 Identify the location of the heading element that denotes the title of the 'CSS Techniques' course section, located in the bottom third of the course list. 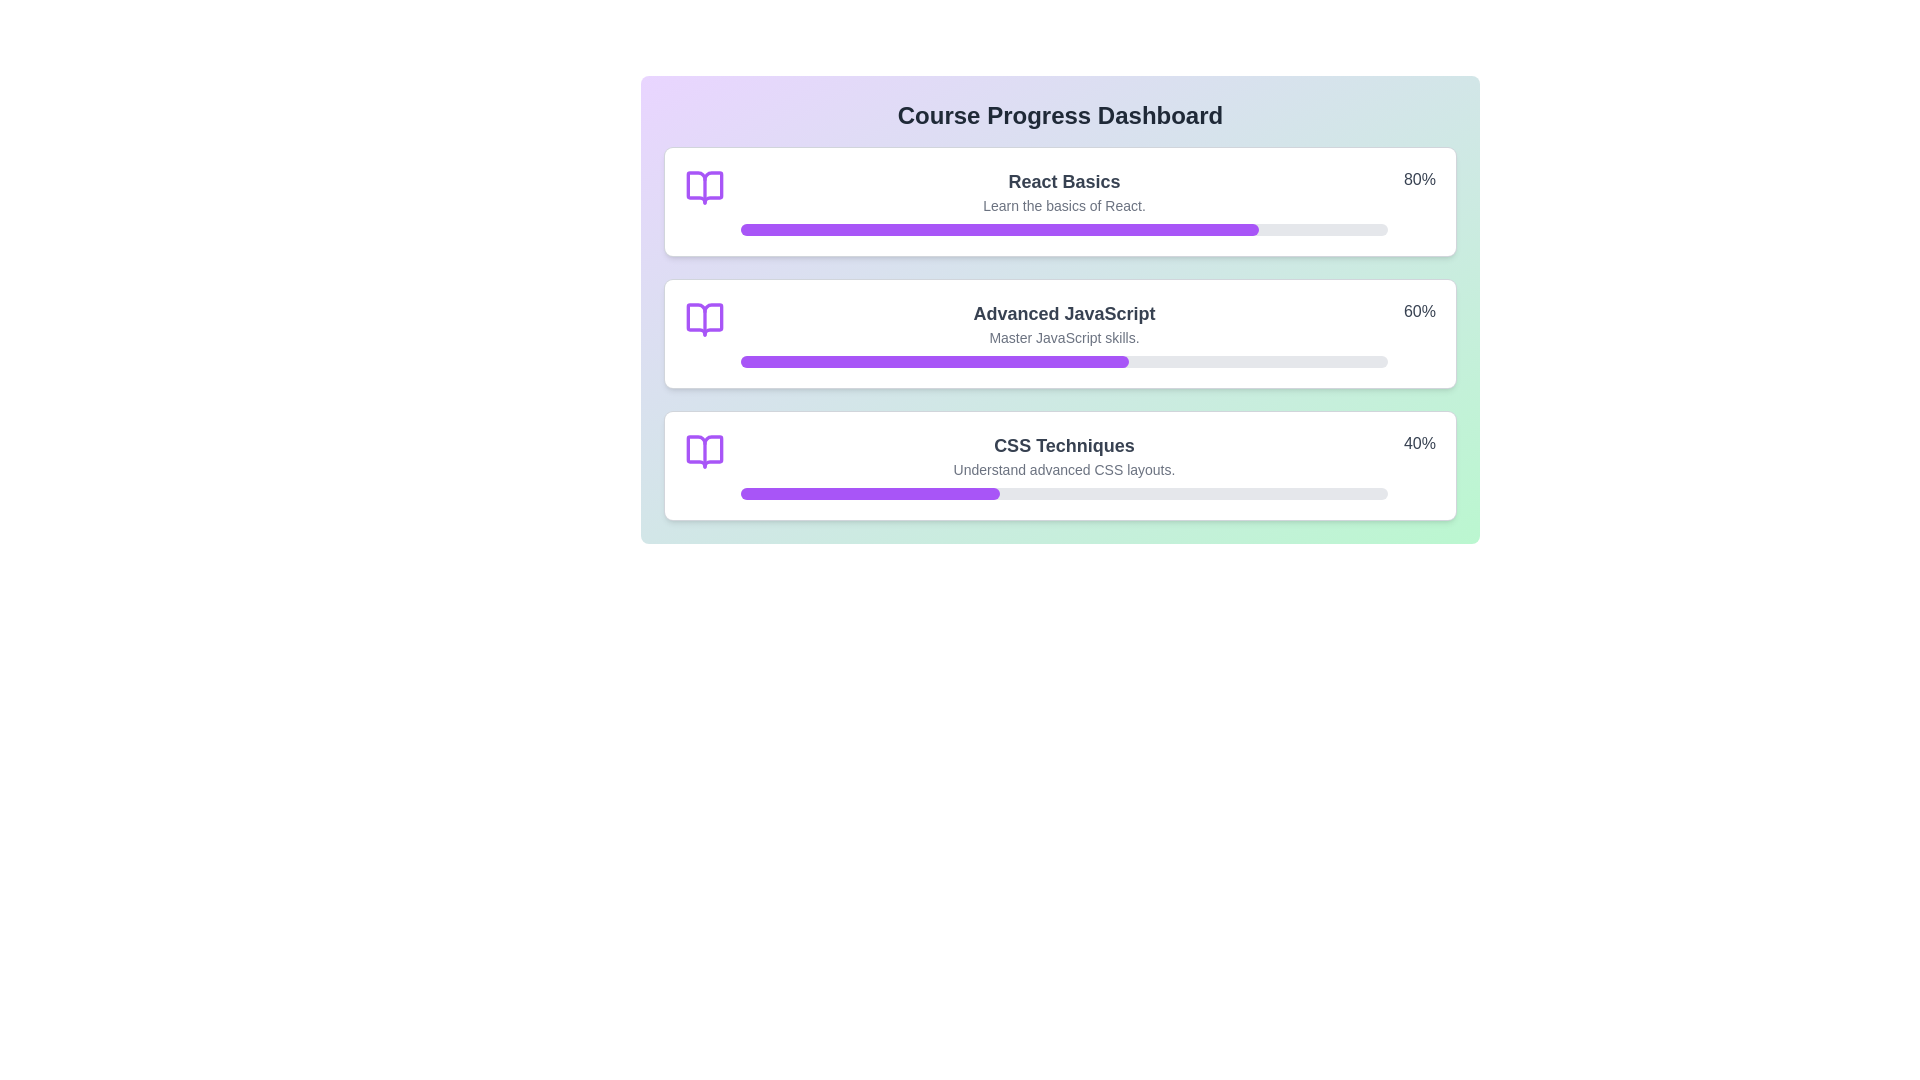
(1063, 445).